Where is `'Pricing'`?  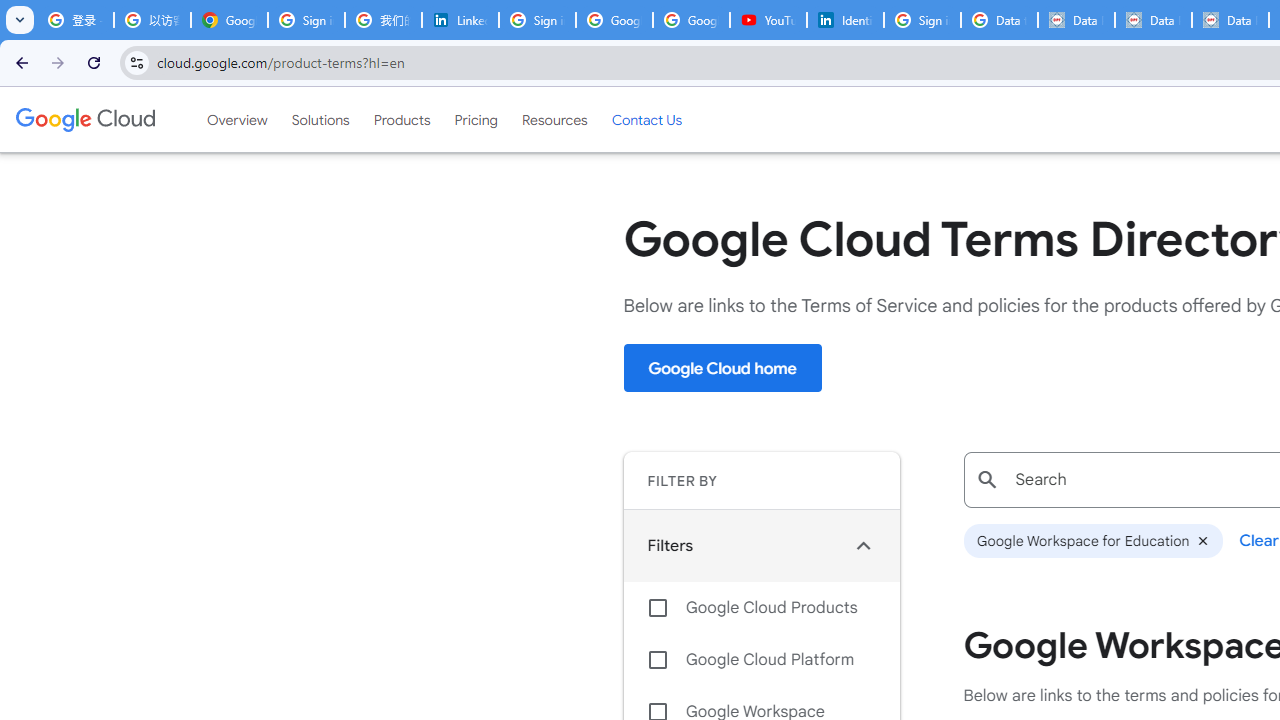 'Pricing' is located at coordinates (475, 119).